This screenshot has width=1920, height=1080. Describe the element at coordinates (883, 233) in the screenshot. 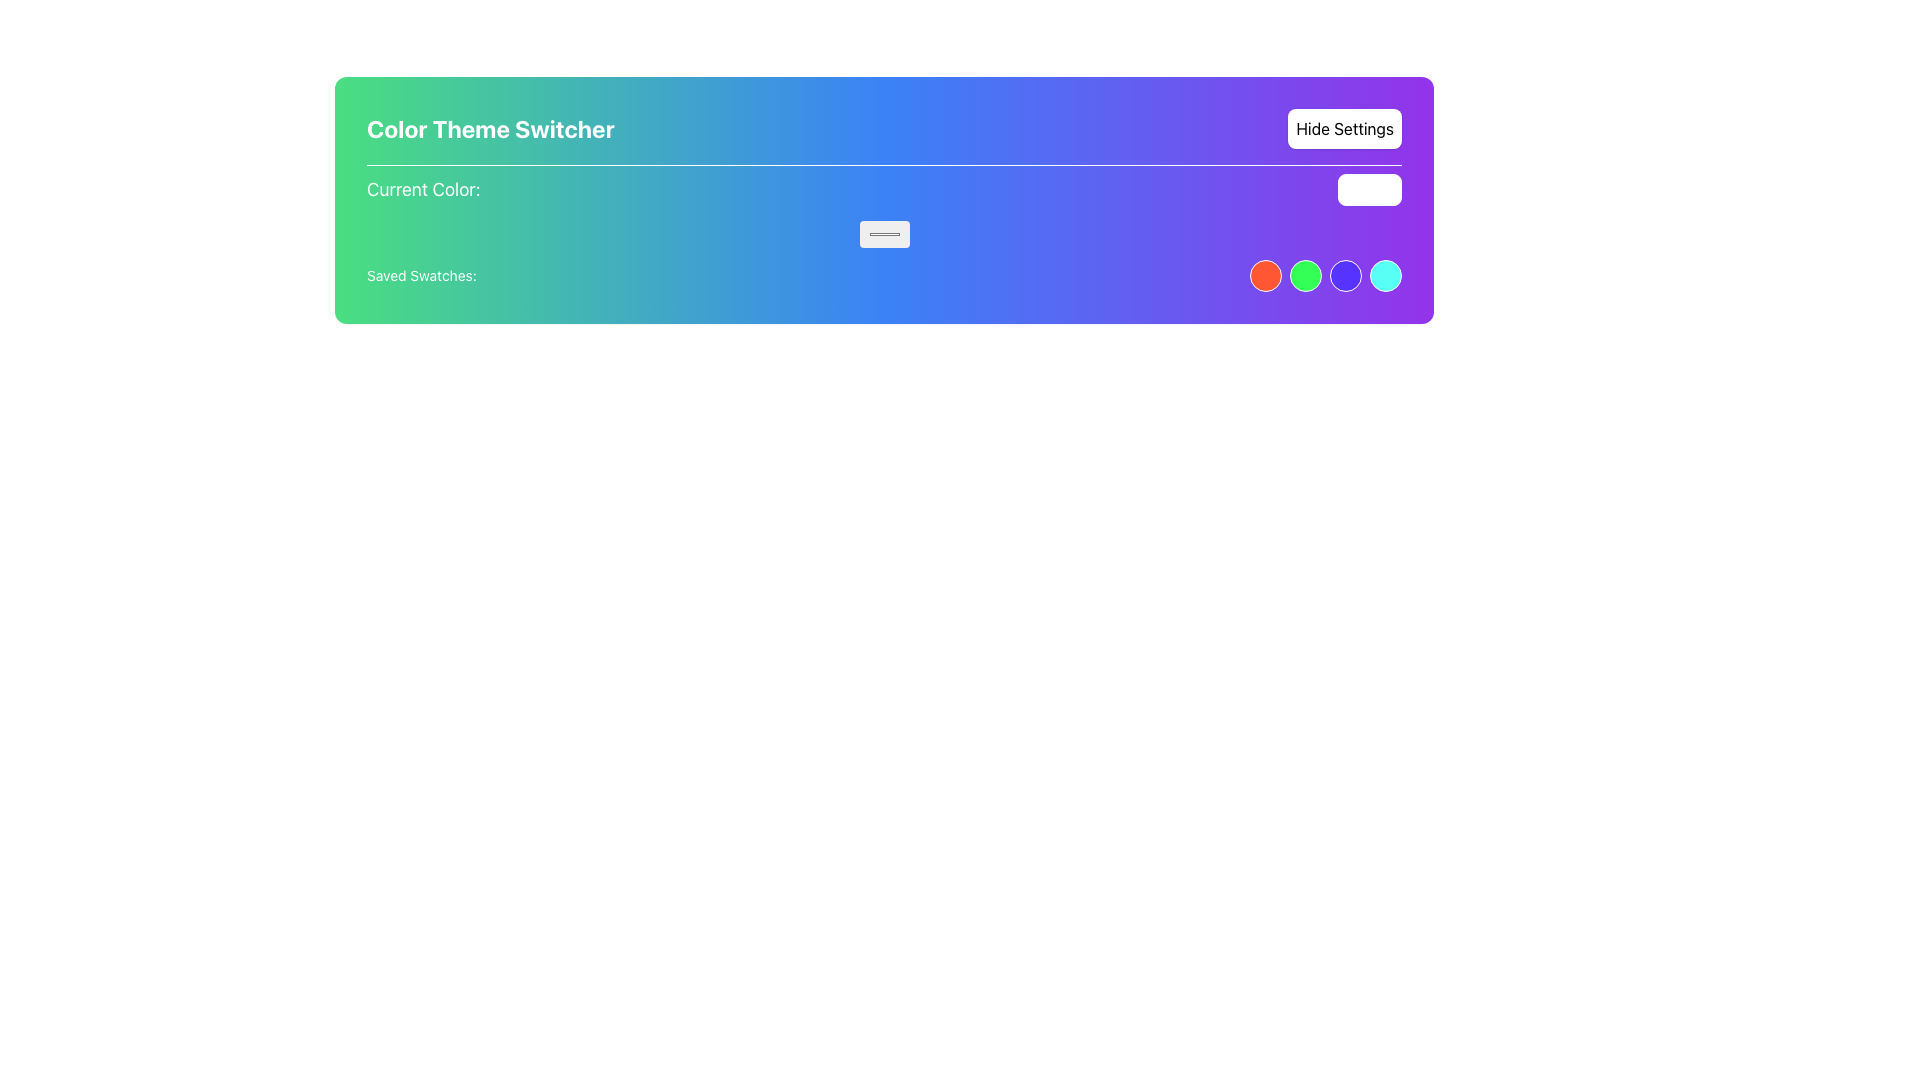

I see `the Color Picker Input located in the 'Current Color' section` at that location.